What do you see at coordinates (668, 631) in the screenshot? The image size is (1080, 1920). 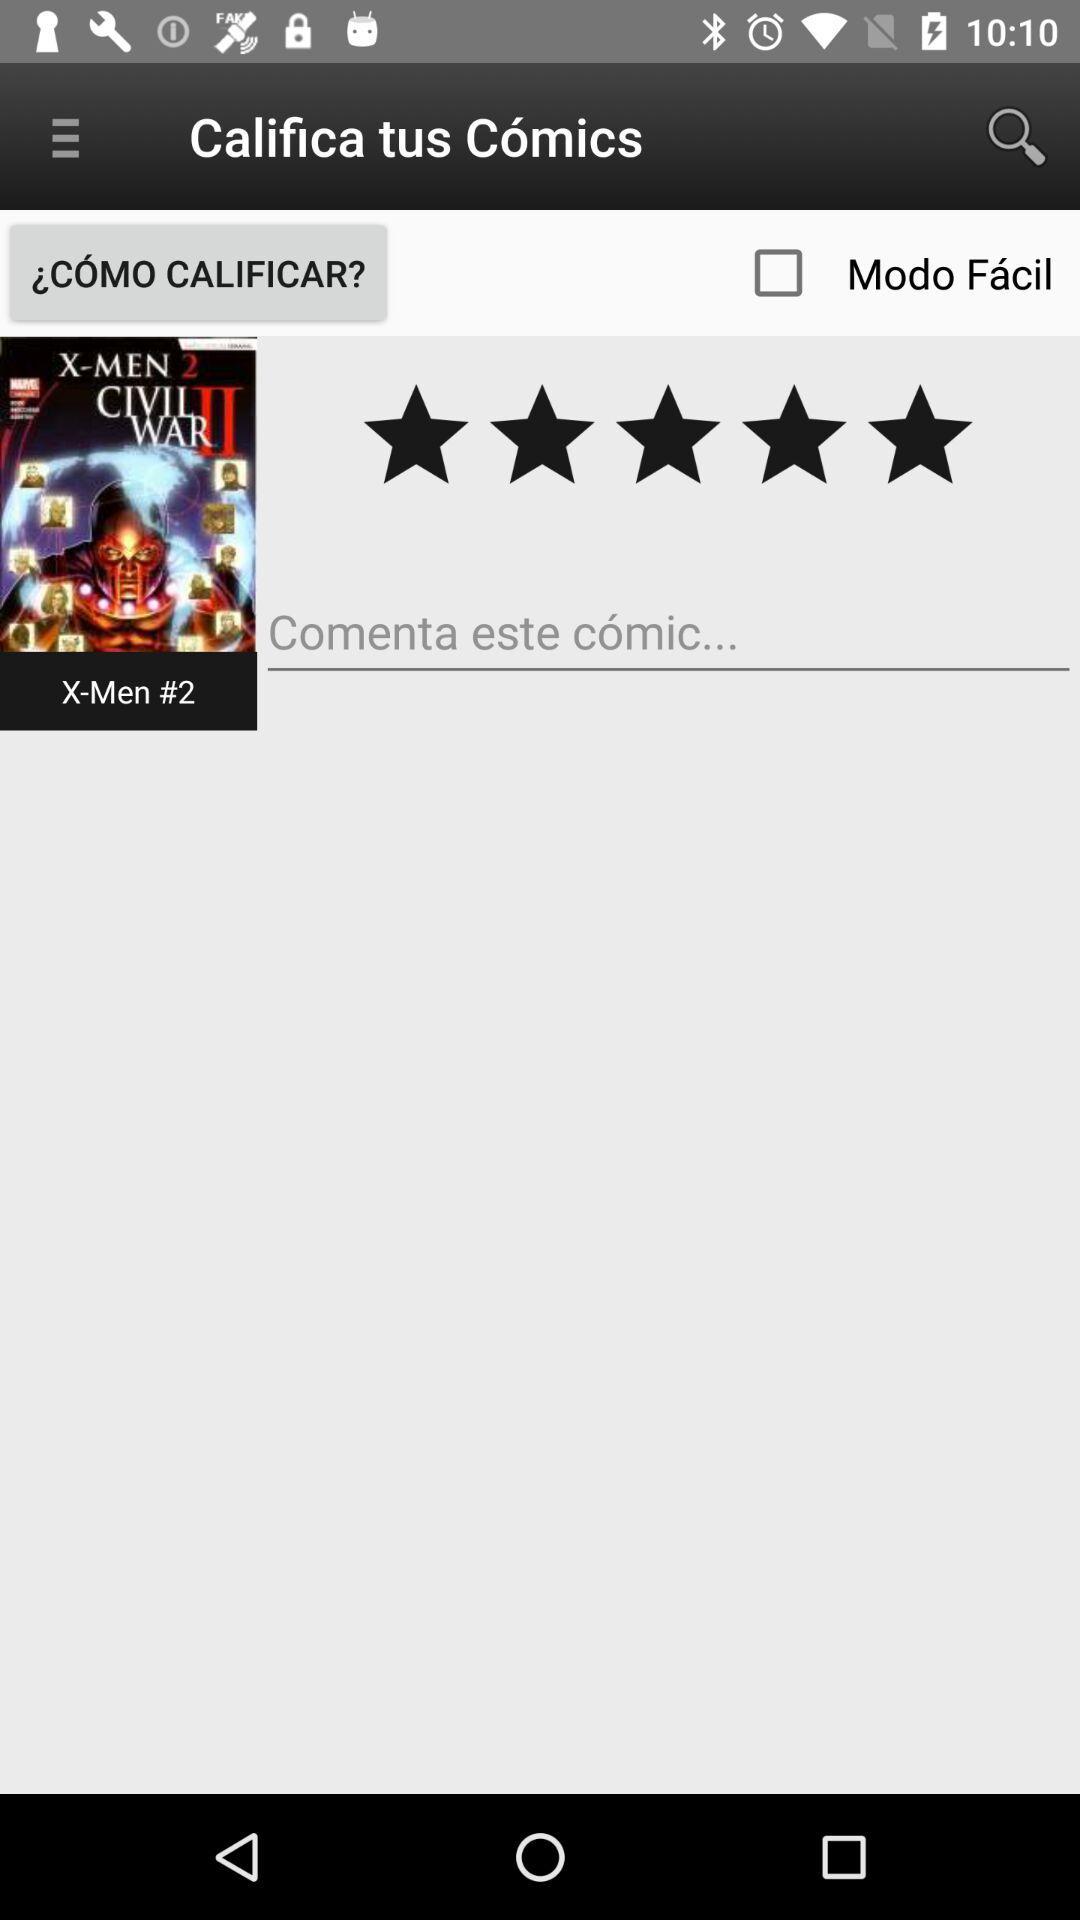 I see `comment` at bounding box center [668, 631].